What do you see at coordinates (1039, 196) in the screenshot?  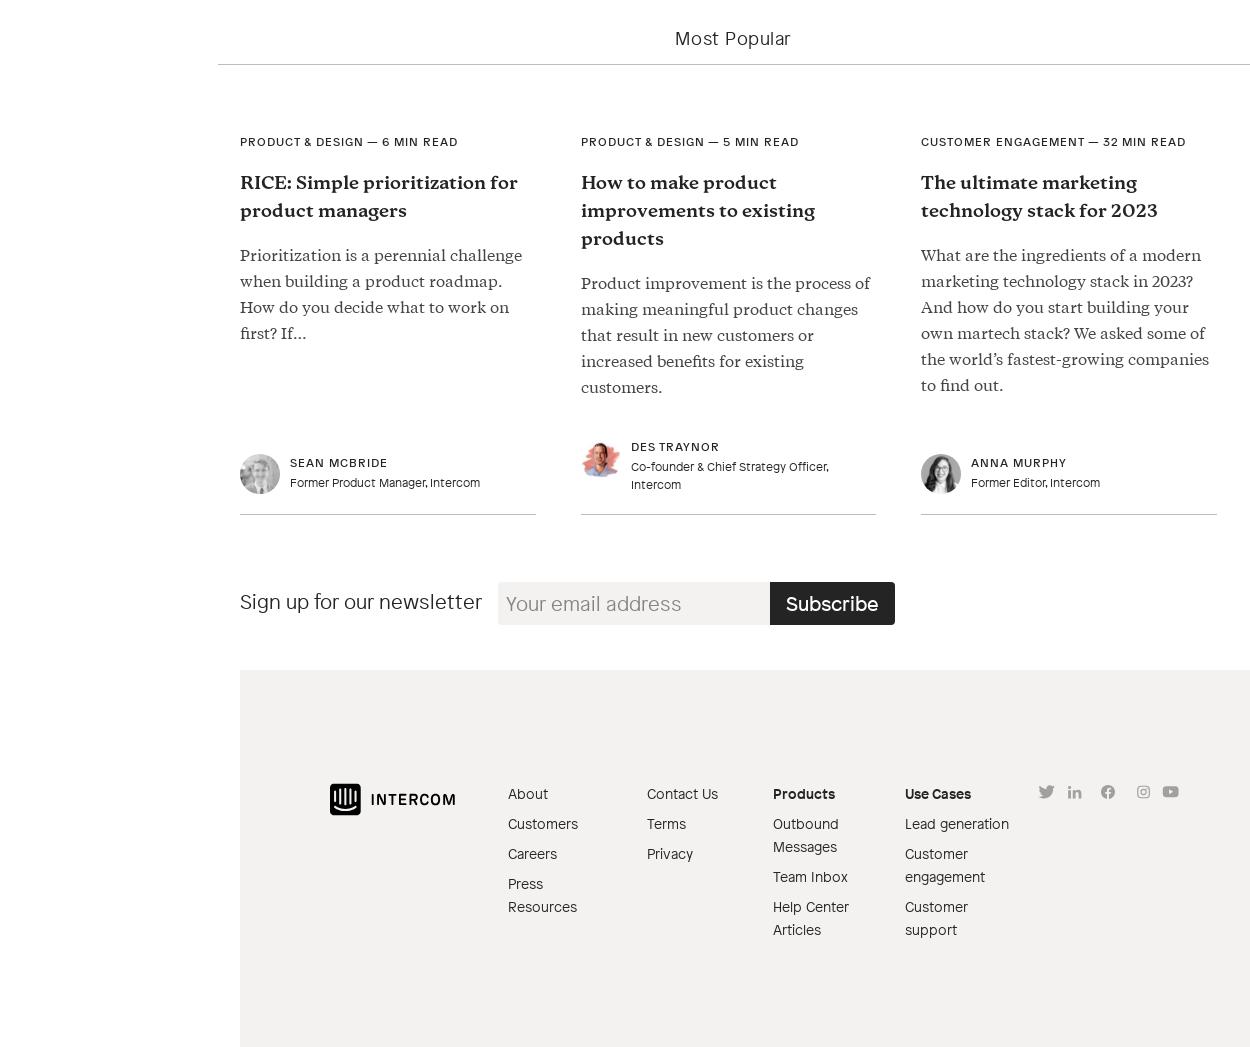 I see `'The ultimate marketing technology stack for 2023'` at bounding box center [1039, 196].